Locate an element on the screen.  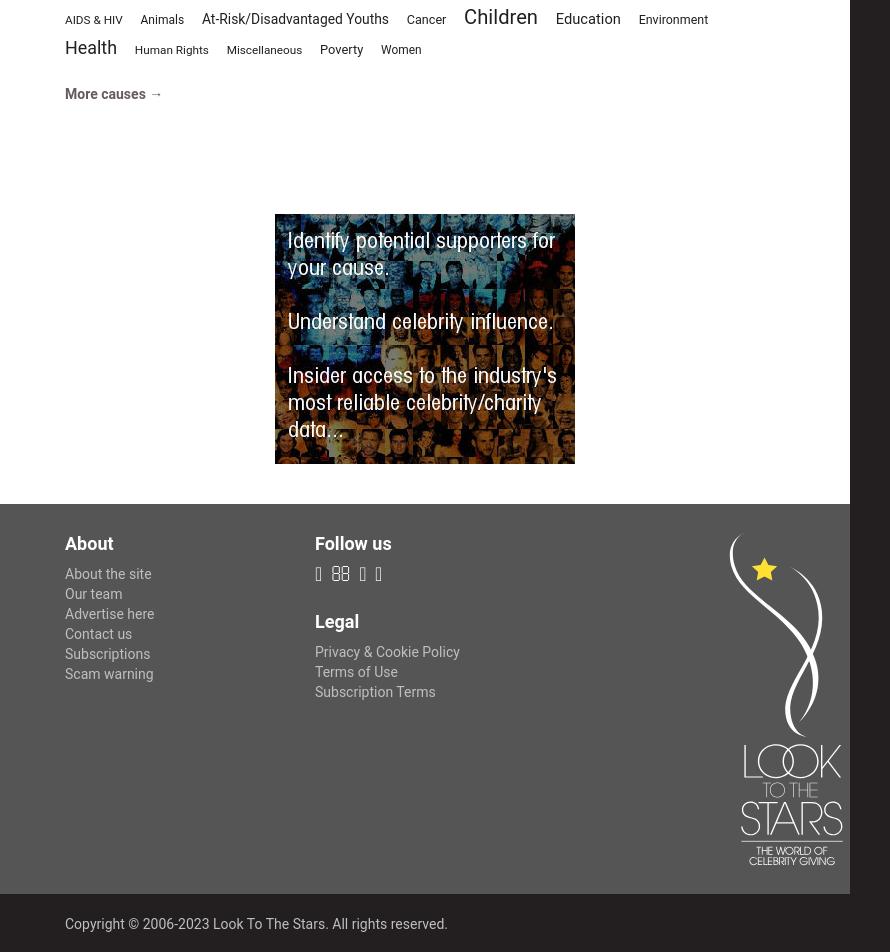
'Advertise here' is located at coordinates (64, 614).